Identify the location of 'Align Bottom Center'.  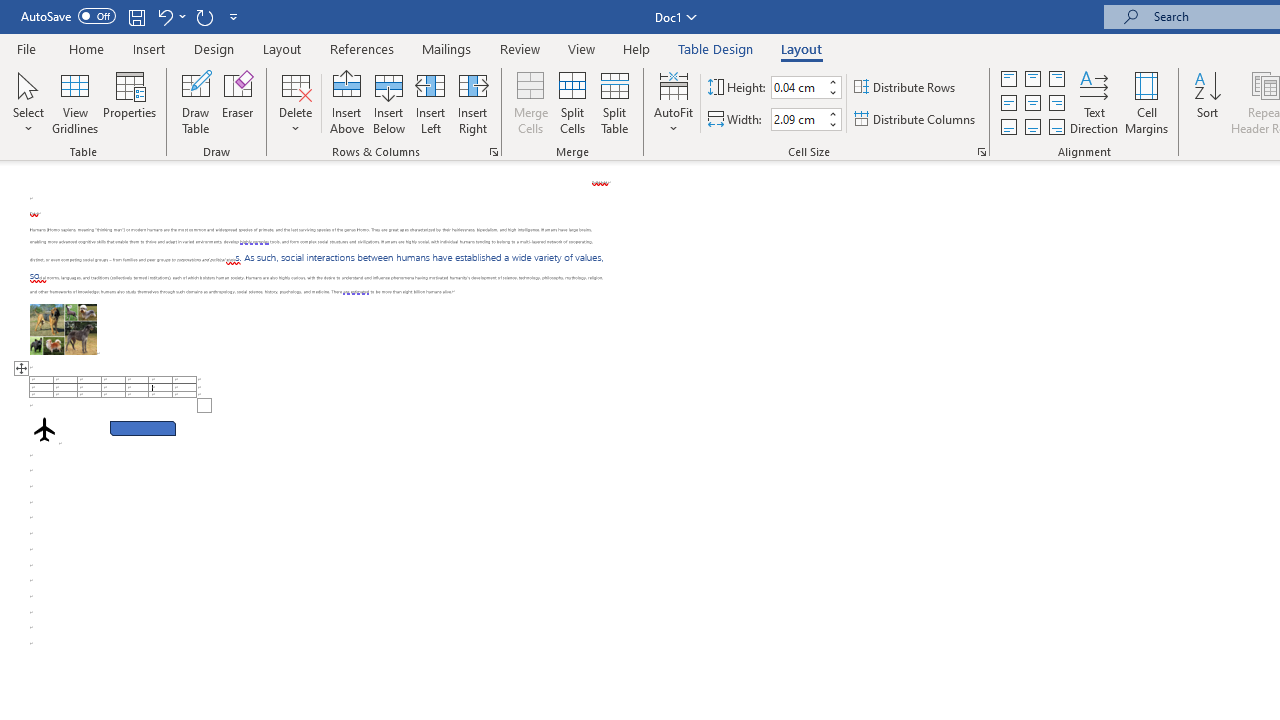
(1032, 127).